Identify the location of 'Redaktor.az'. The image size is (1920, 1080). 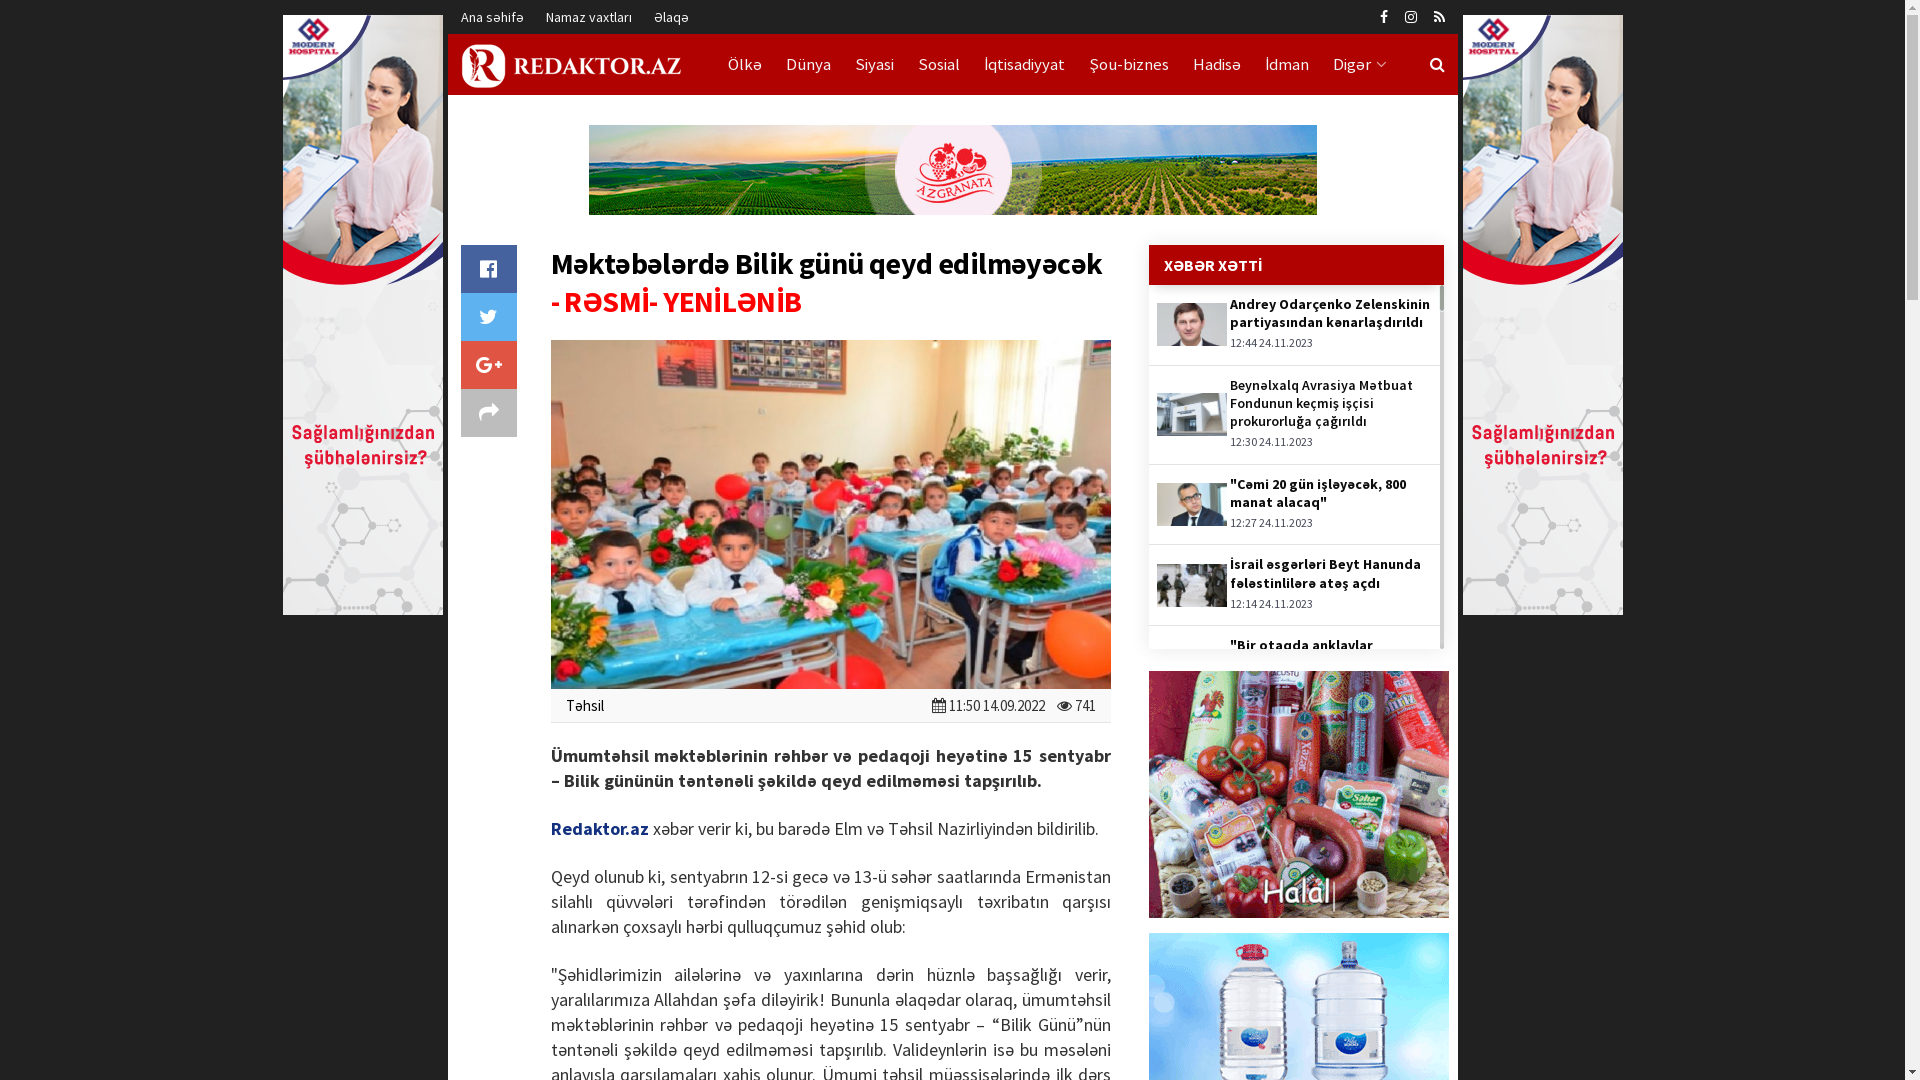
(598, 828).